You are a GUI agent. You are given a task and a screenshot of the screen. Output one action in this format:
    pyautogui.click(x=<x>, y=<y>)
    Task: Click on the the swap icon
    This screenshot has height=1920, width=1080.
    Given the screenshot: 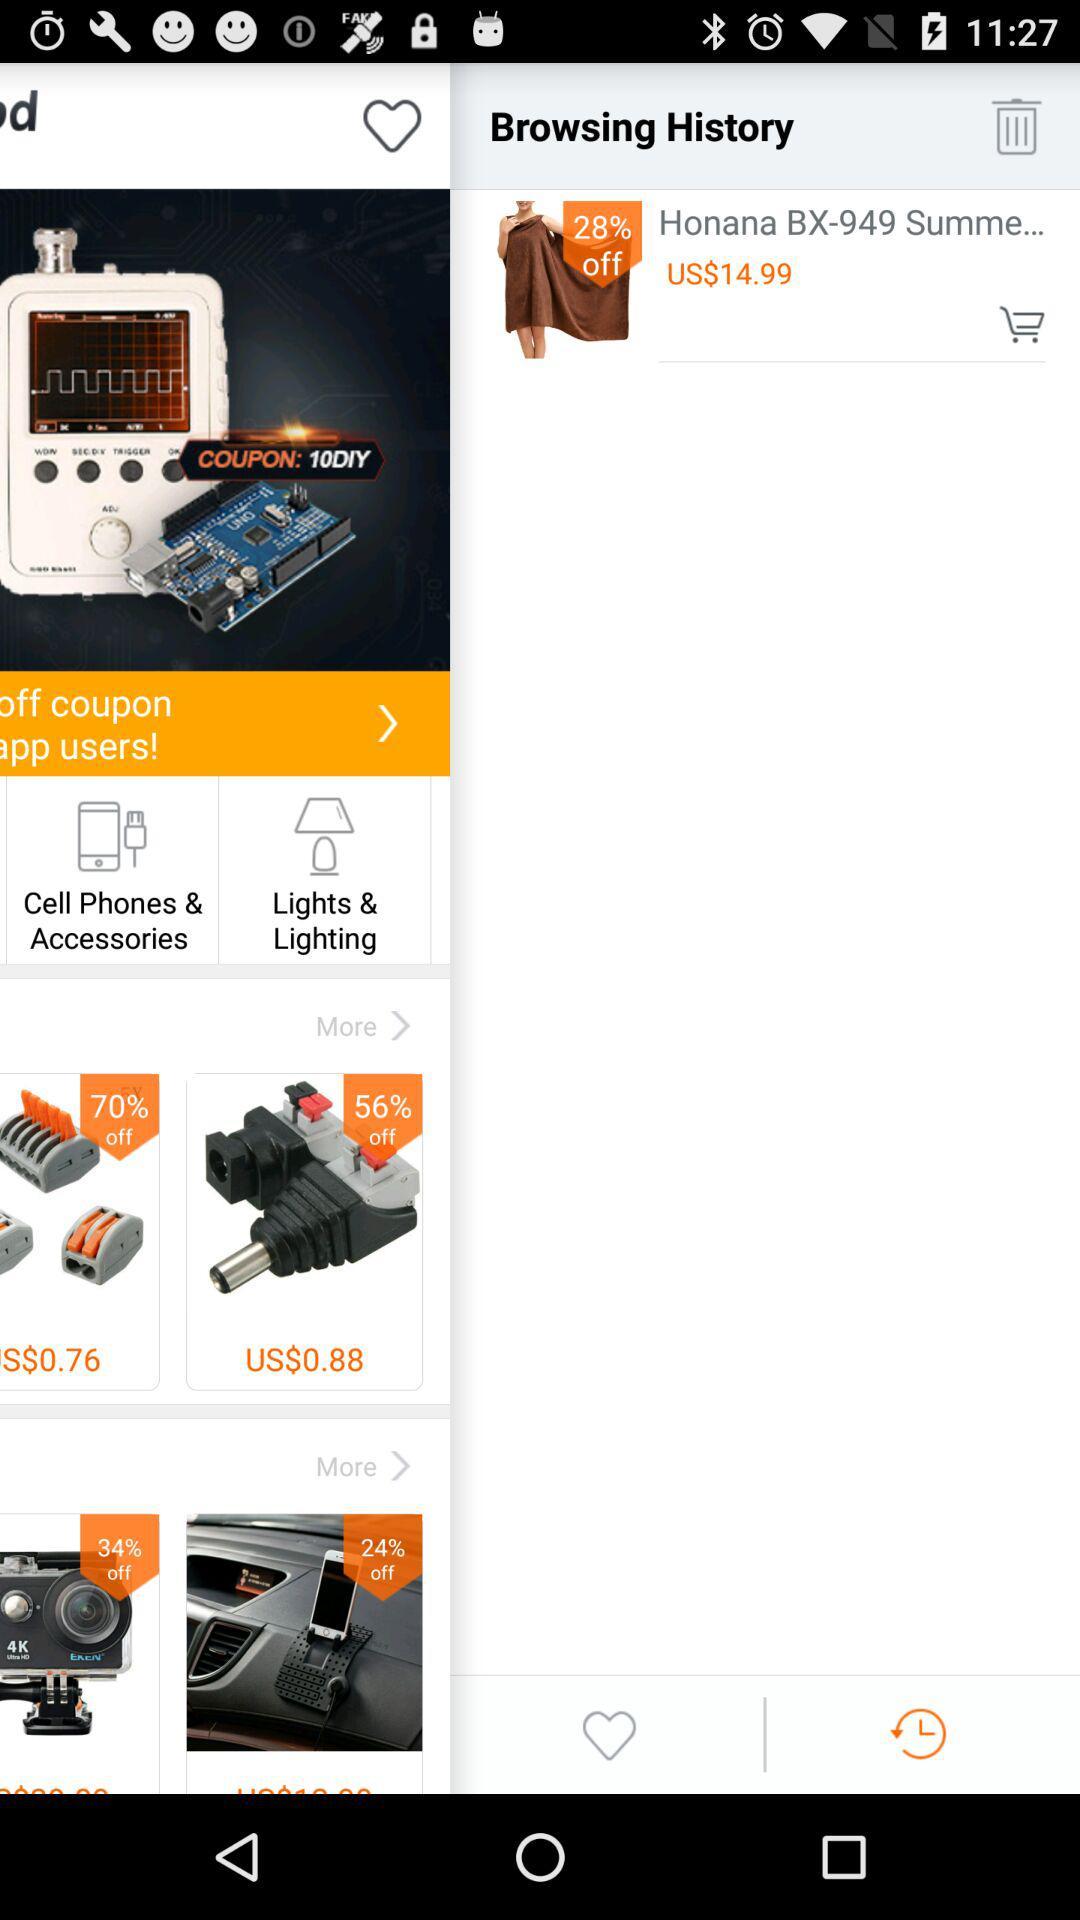 What is the action you would take?
    pyautogui.click(x=608, y=1855)
    